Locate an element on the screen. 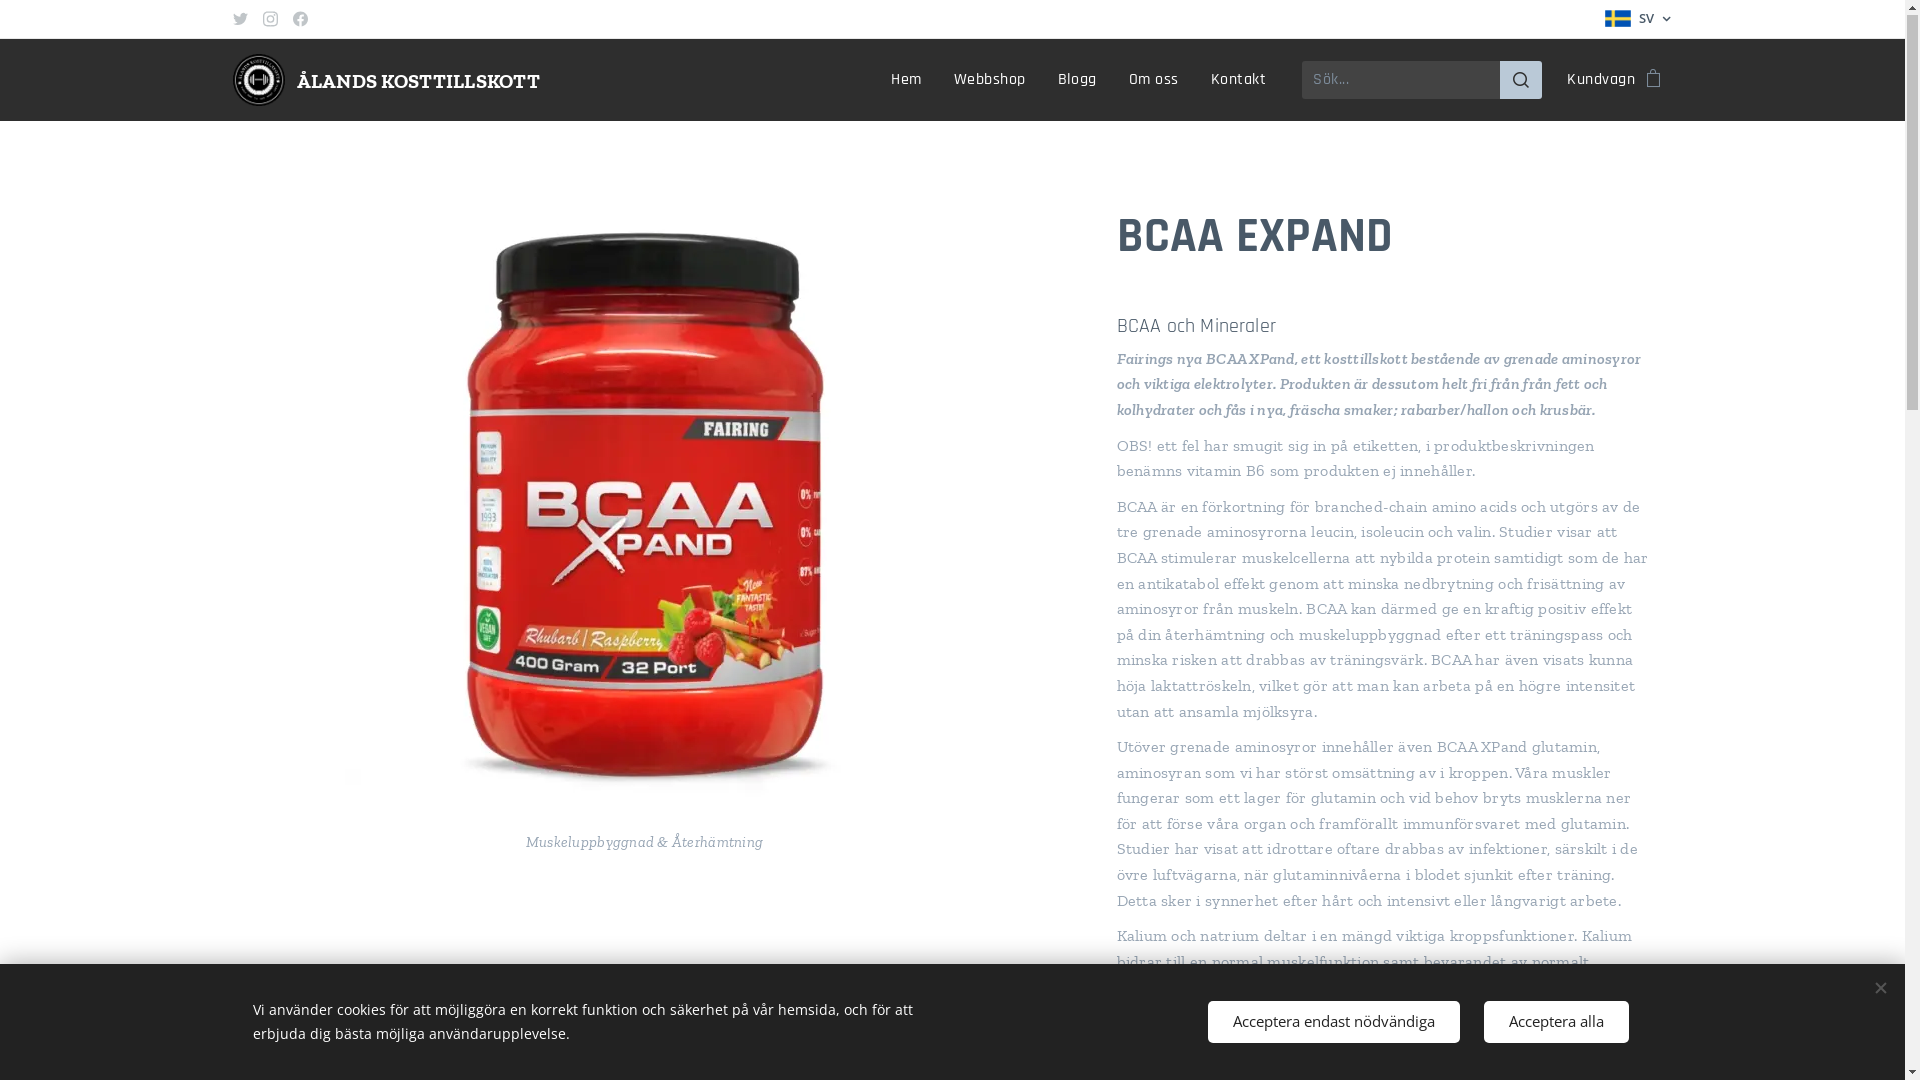  'Acceptera alla' is located at coordinates (1555, 1022).